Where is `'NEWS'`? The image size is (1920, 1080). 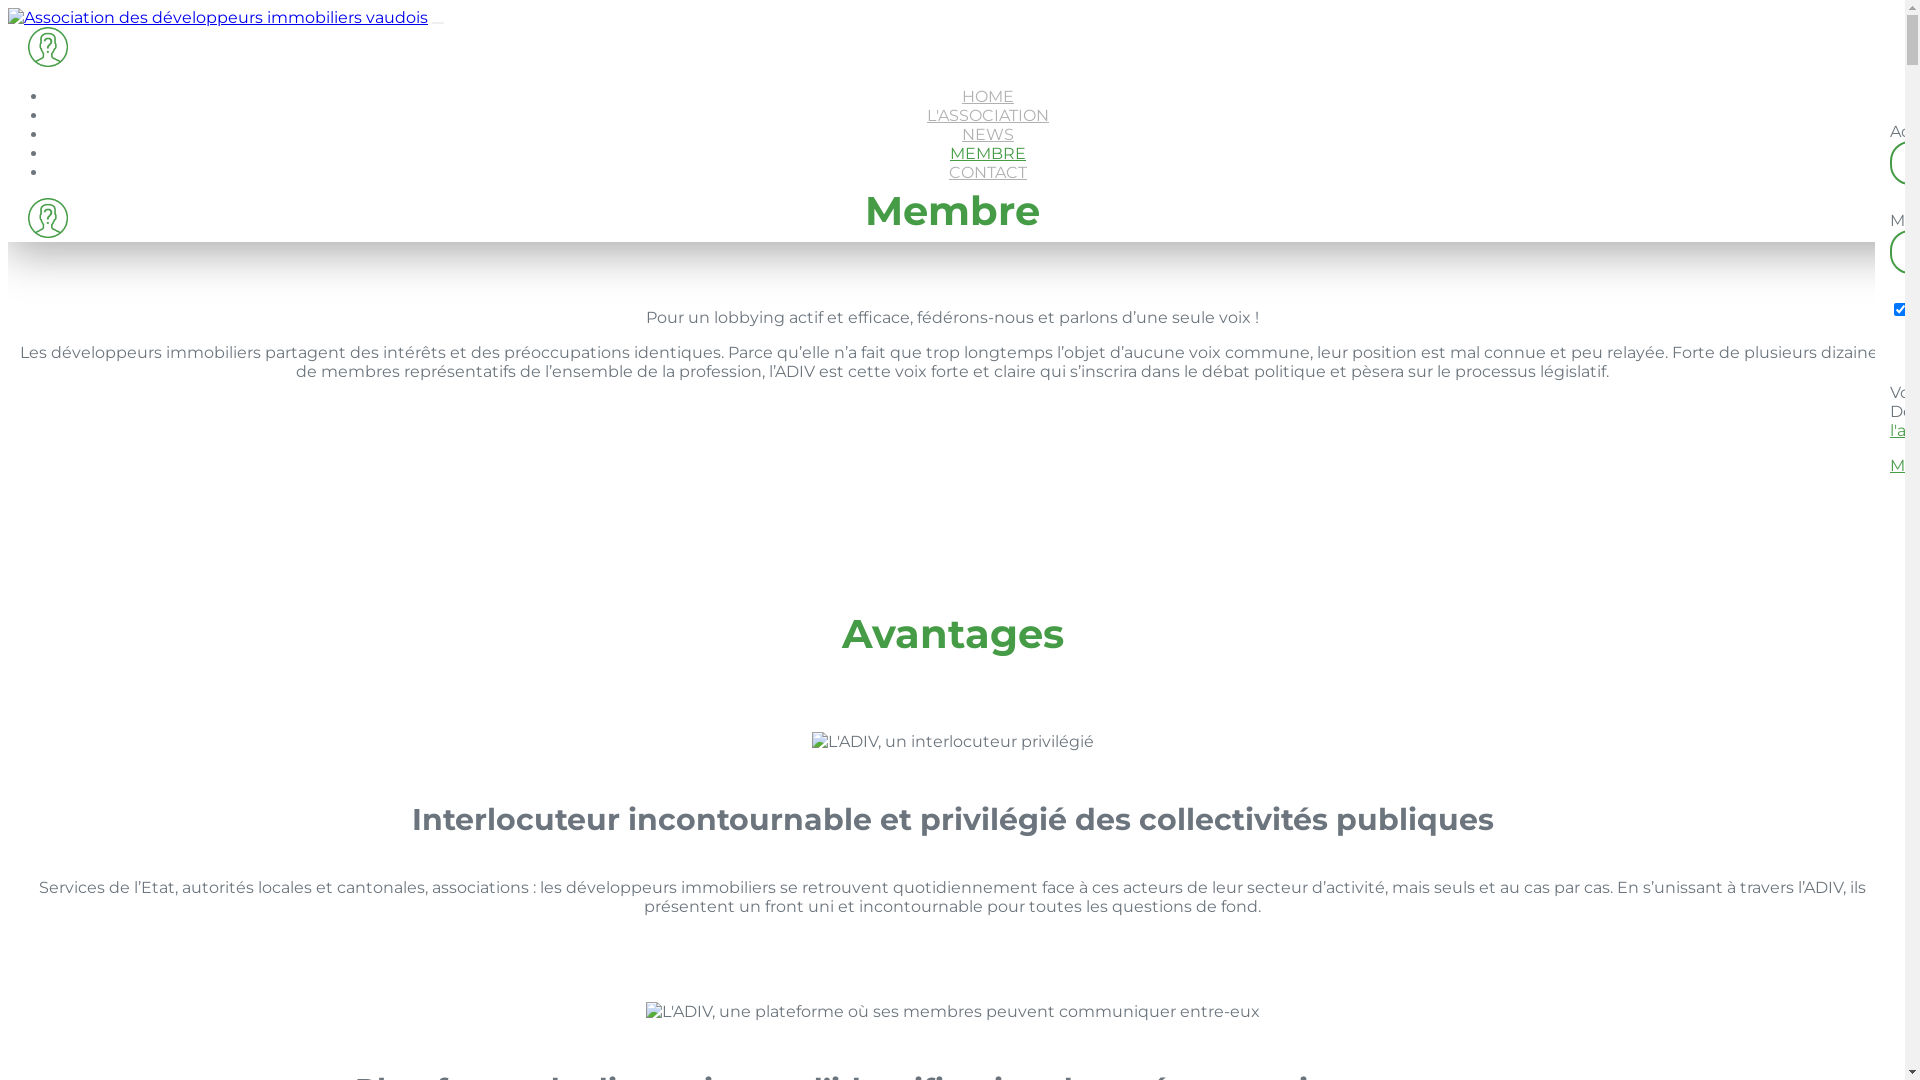 'NEWS' is located at coordinates (988, 134).